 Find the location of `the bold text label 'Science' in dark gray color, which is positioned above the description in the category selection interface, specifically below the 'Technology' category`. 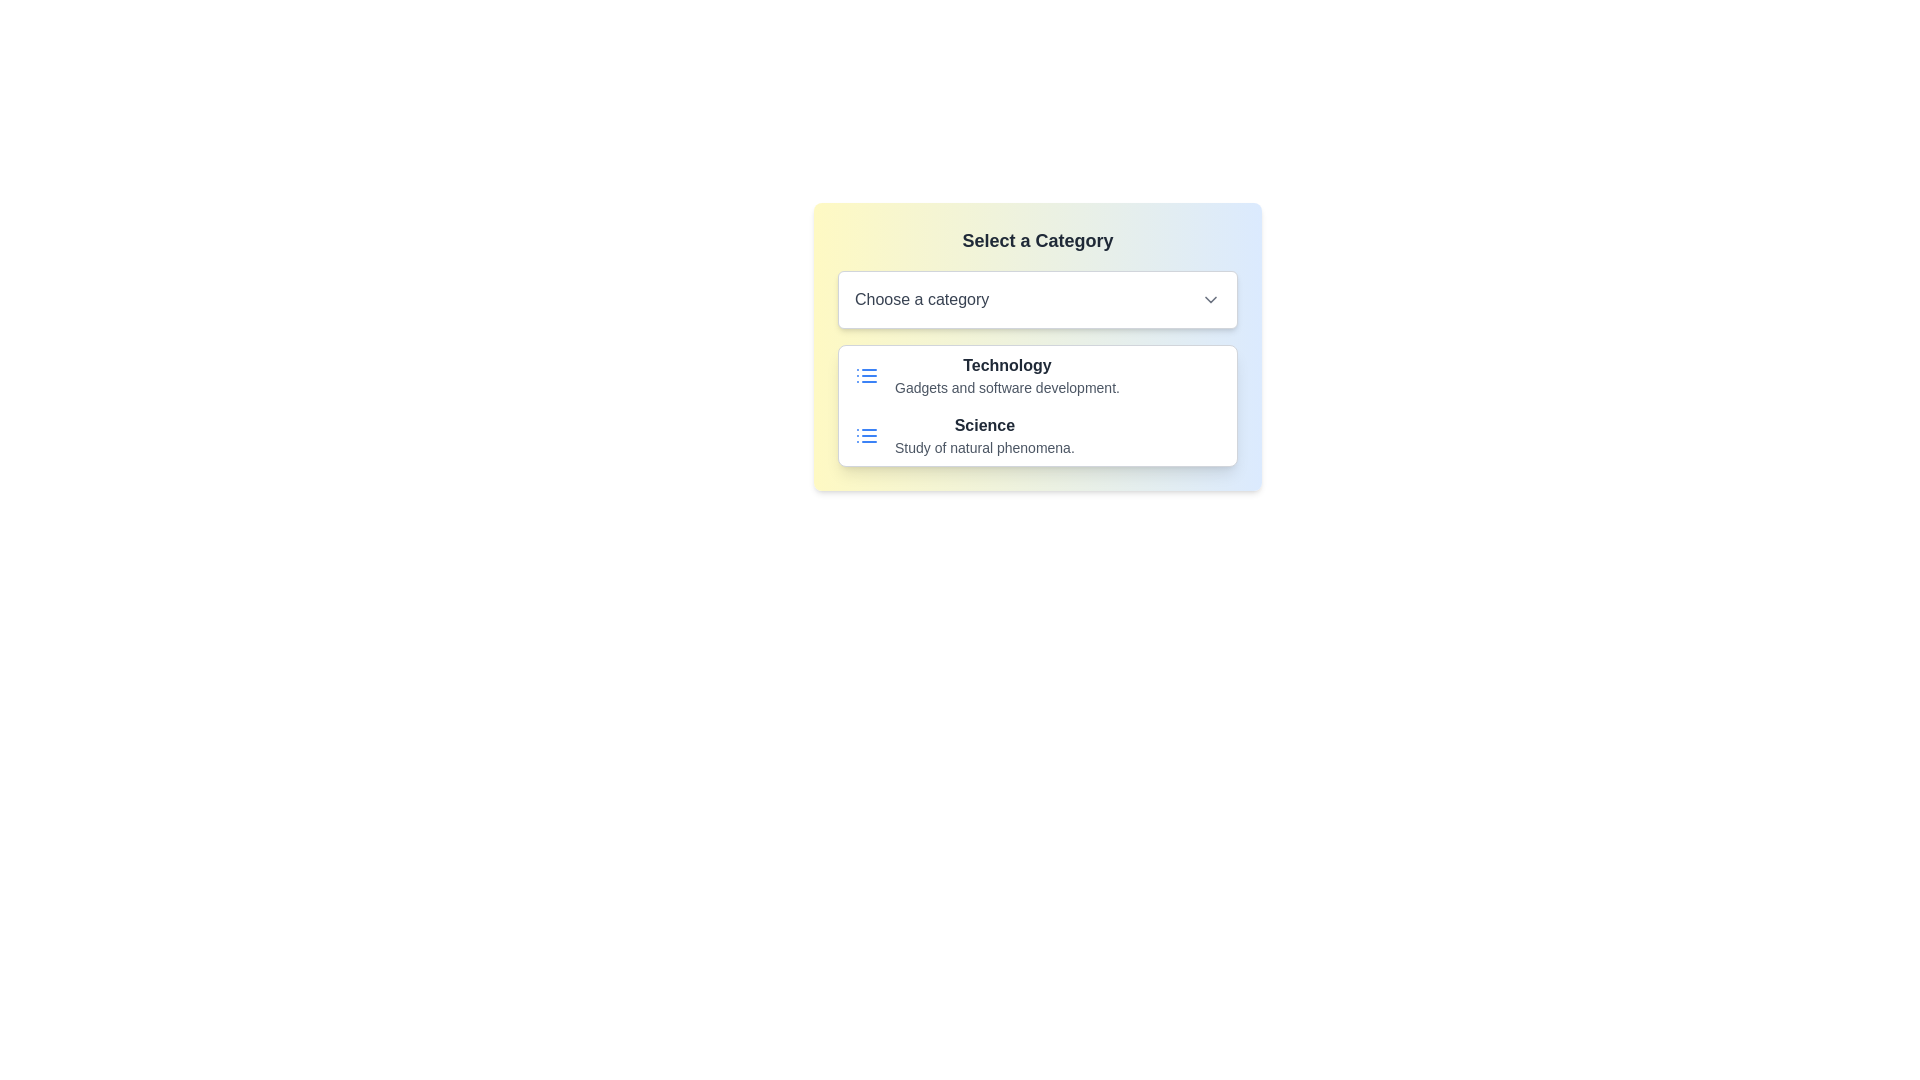

the bold text label 'Science' in dark gray color, which is positioned above the description in the category selection interface, specifically below the 'Technology' category is located at coordinates (984, 424).